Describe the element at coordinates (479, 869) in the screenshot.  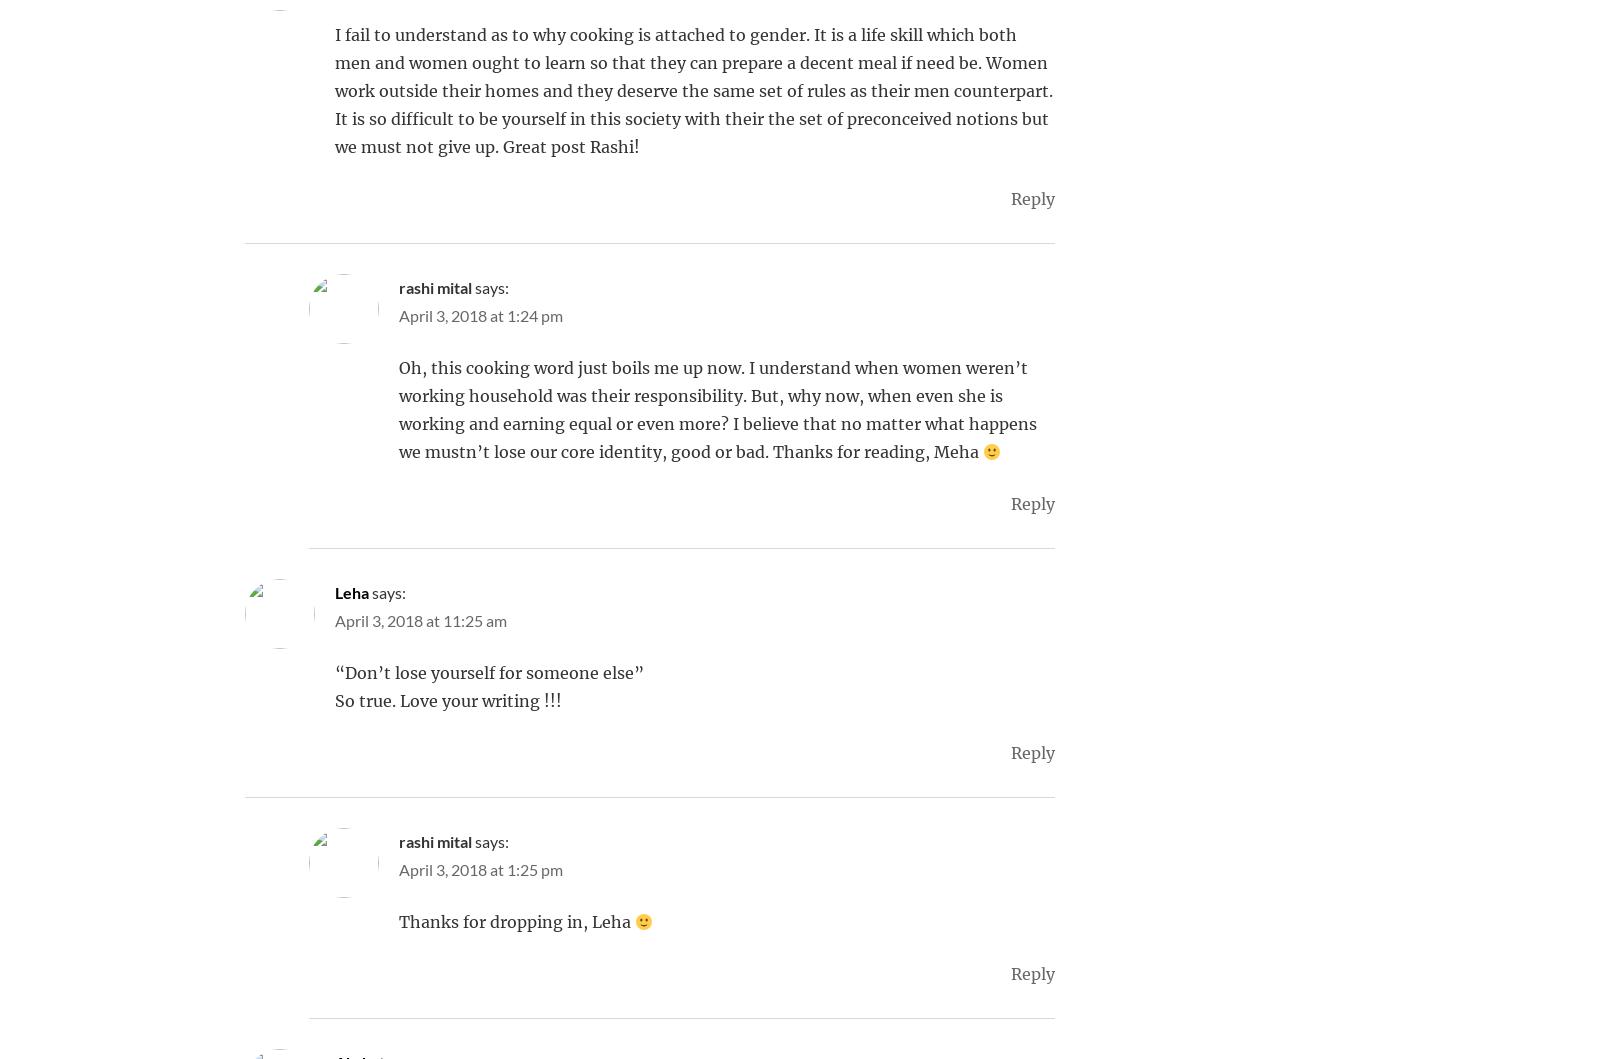
I see `'April 3, 2018 at 1:25 pm'` at that location.